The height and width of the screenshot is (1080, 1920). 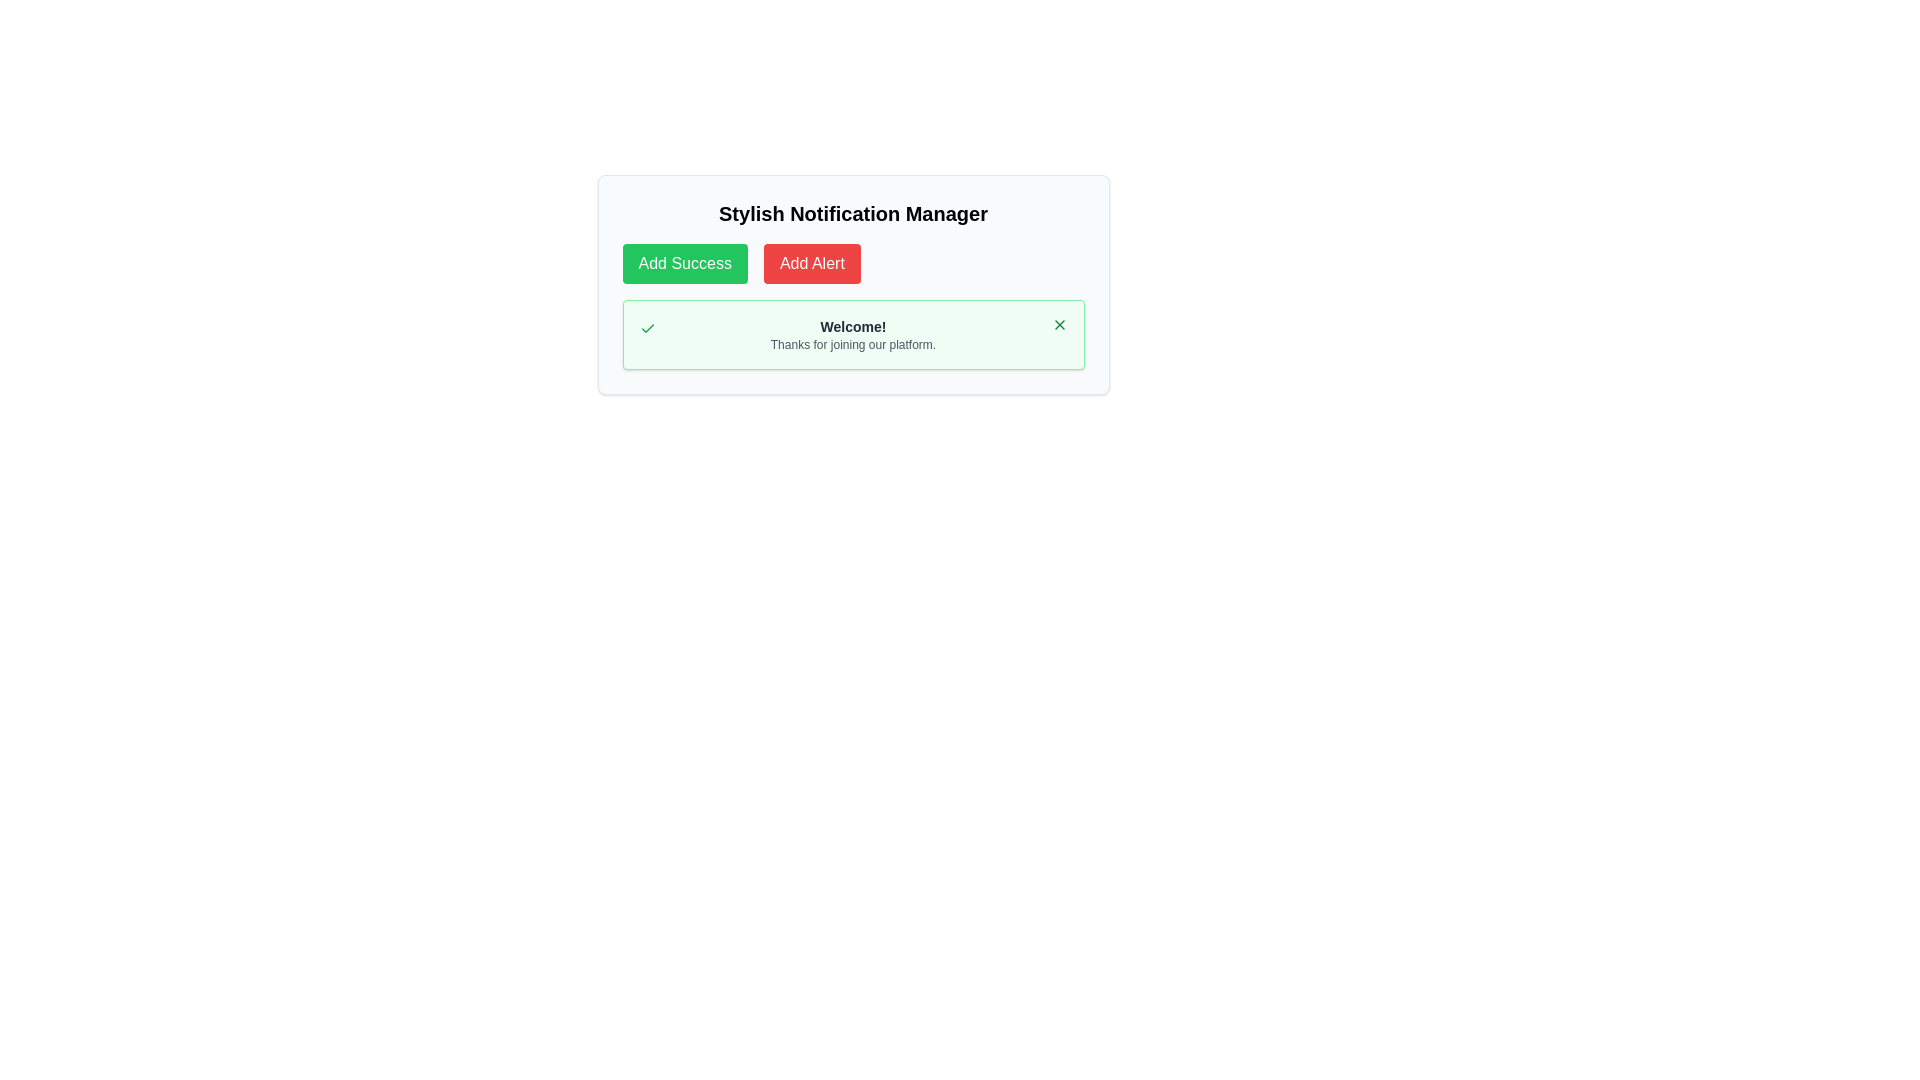 What do you see at coordinates (853, 285) in the screenshot?
I see `the notification management panel, which is located centrally beneath the title bar and includes buttons for interaction` at bounding box center [853, 285].